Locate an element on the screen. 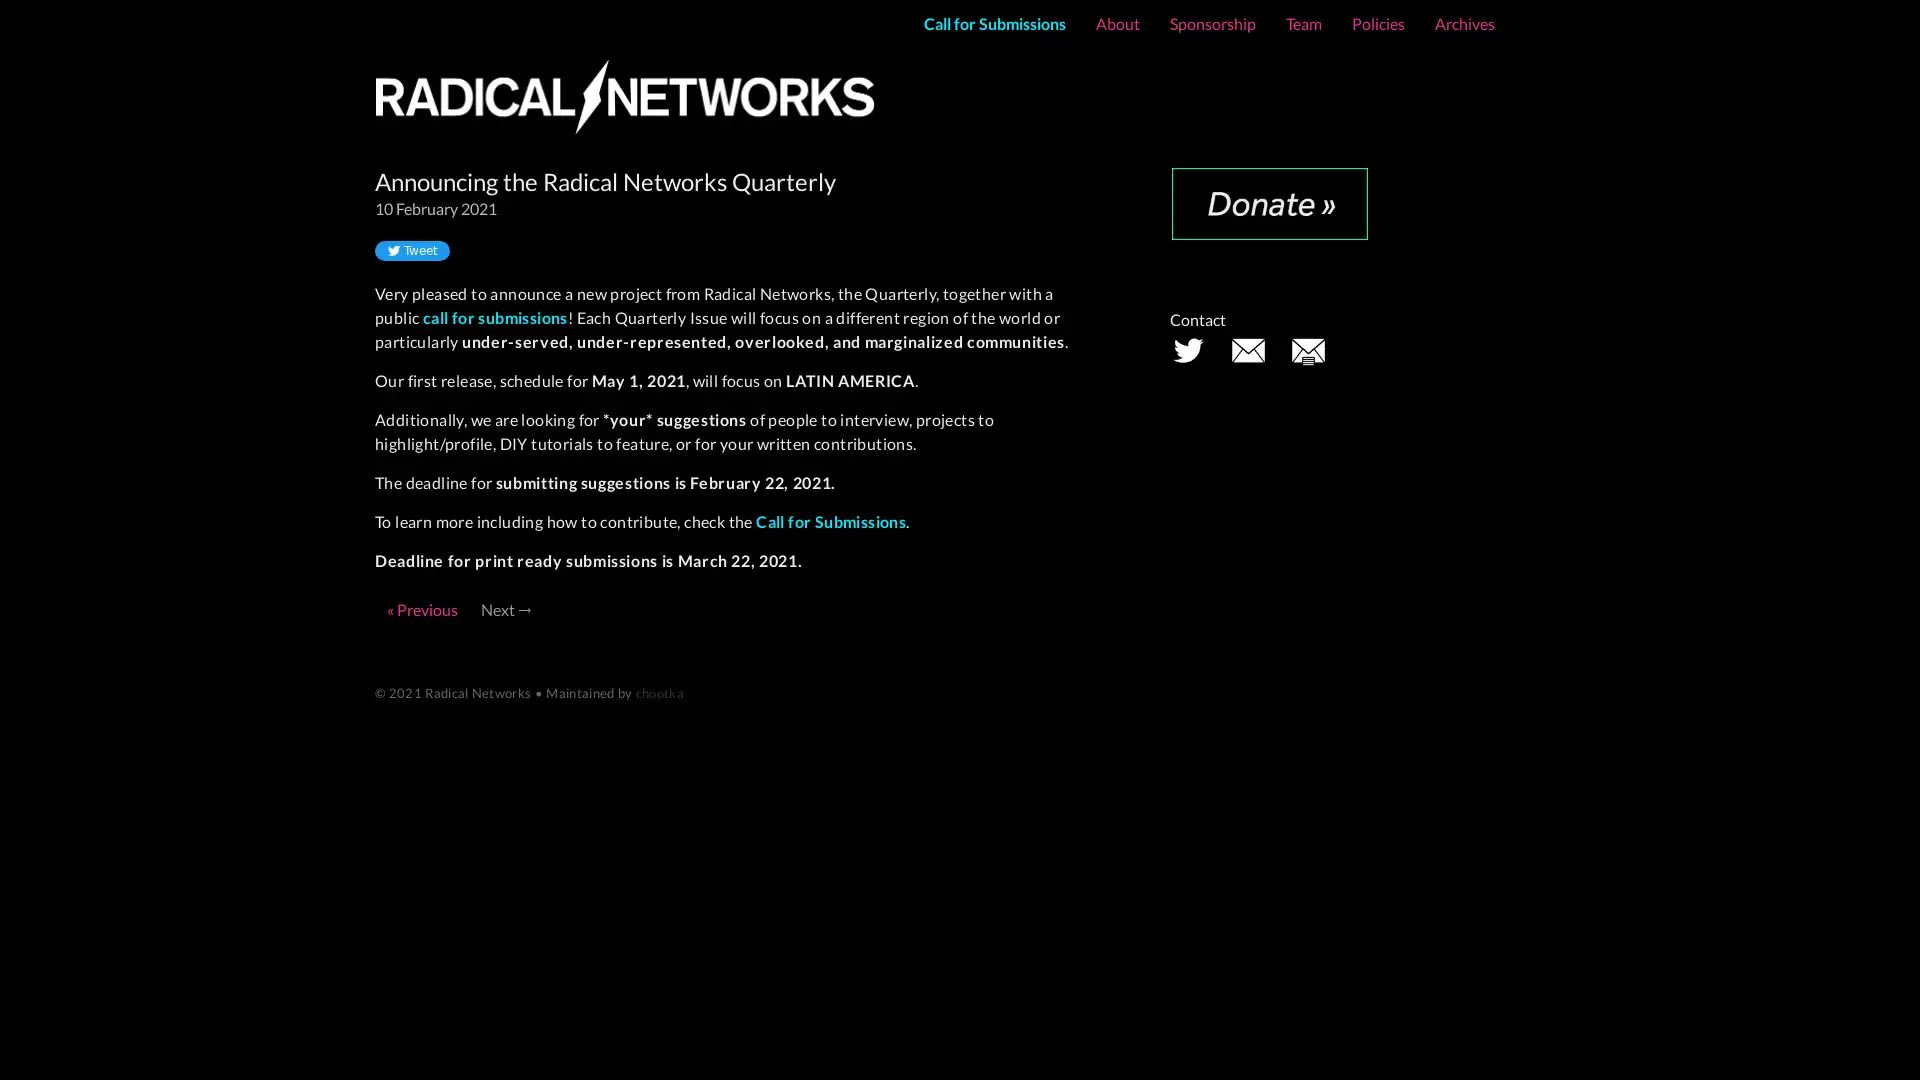 The width and height of the screenshot is (1920, 1080). Donate with PayPal button is located at coordinates (1269, 204).